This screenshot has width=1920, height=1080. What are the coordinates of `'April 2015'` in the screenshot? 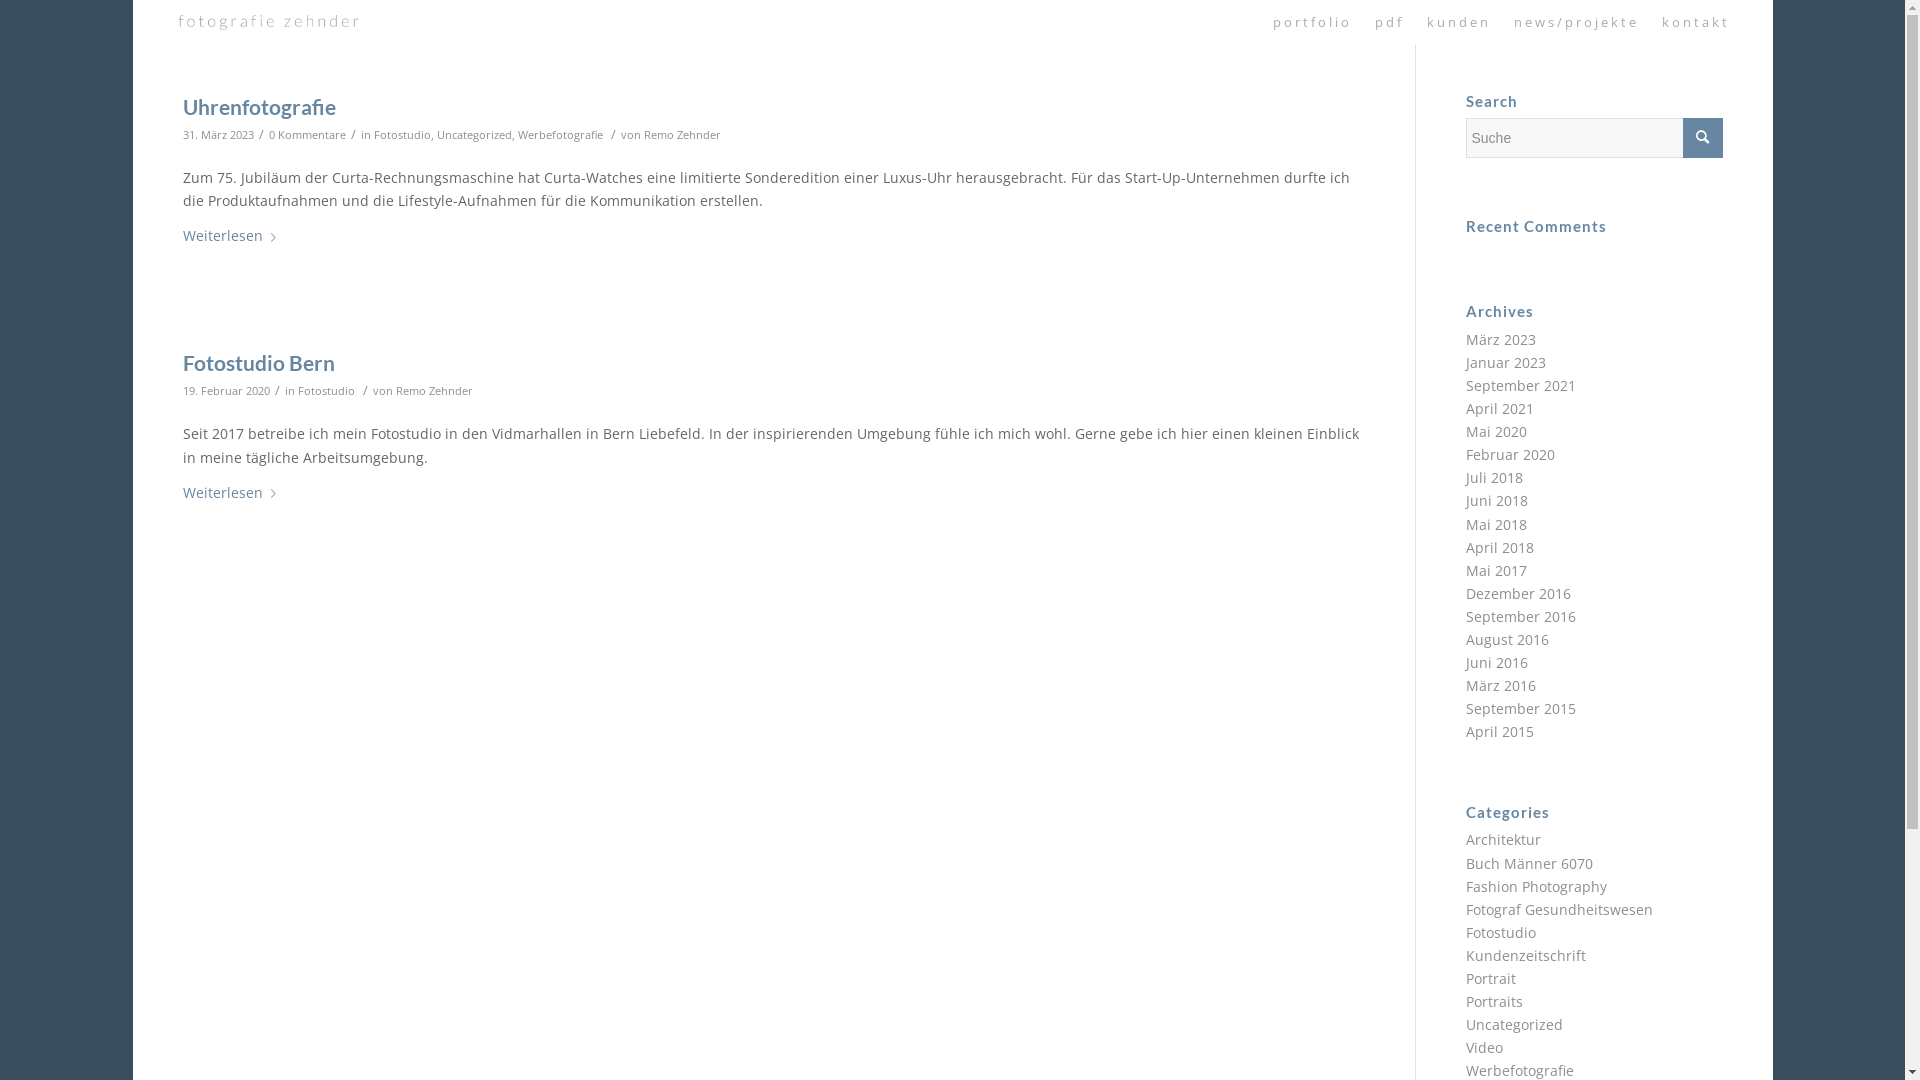 It's located at (1499, 731).